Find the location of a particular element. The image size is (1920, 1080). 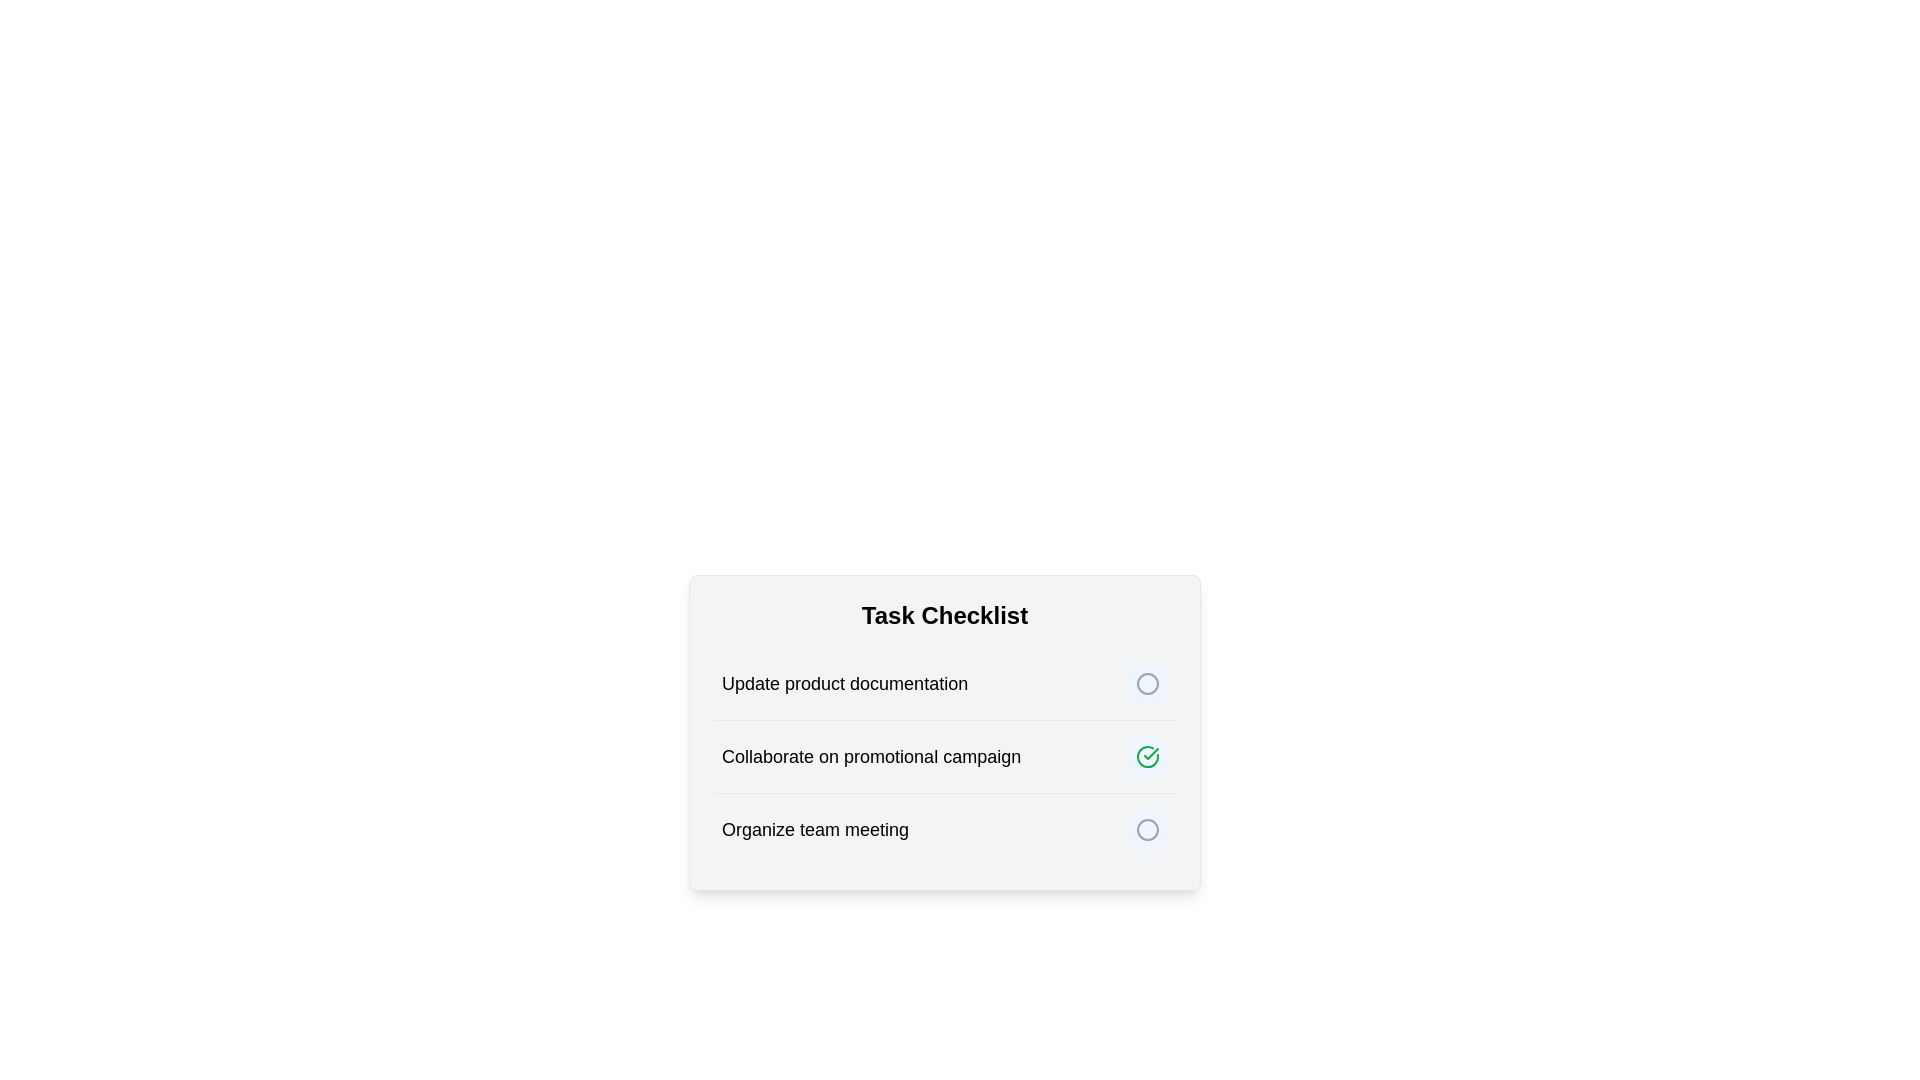

the text label that identifies the task 'Update product documentation' in the task checklist, located at the top section near a circular icon is located at coordinates (845, 682).